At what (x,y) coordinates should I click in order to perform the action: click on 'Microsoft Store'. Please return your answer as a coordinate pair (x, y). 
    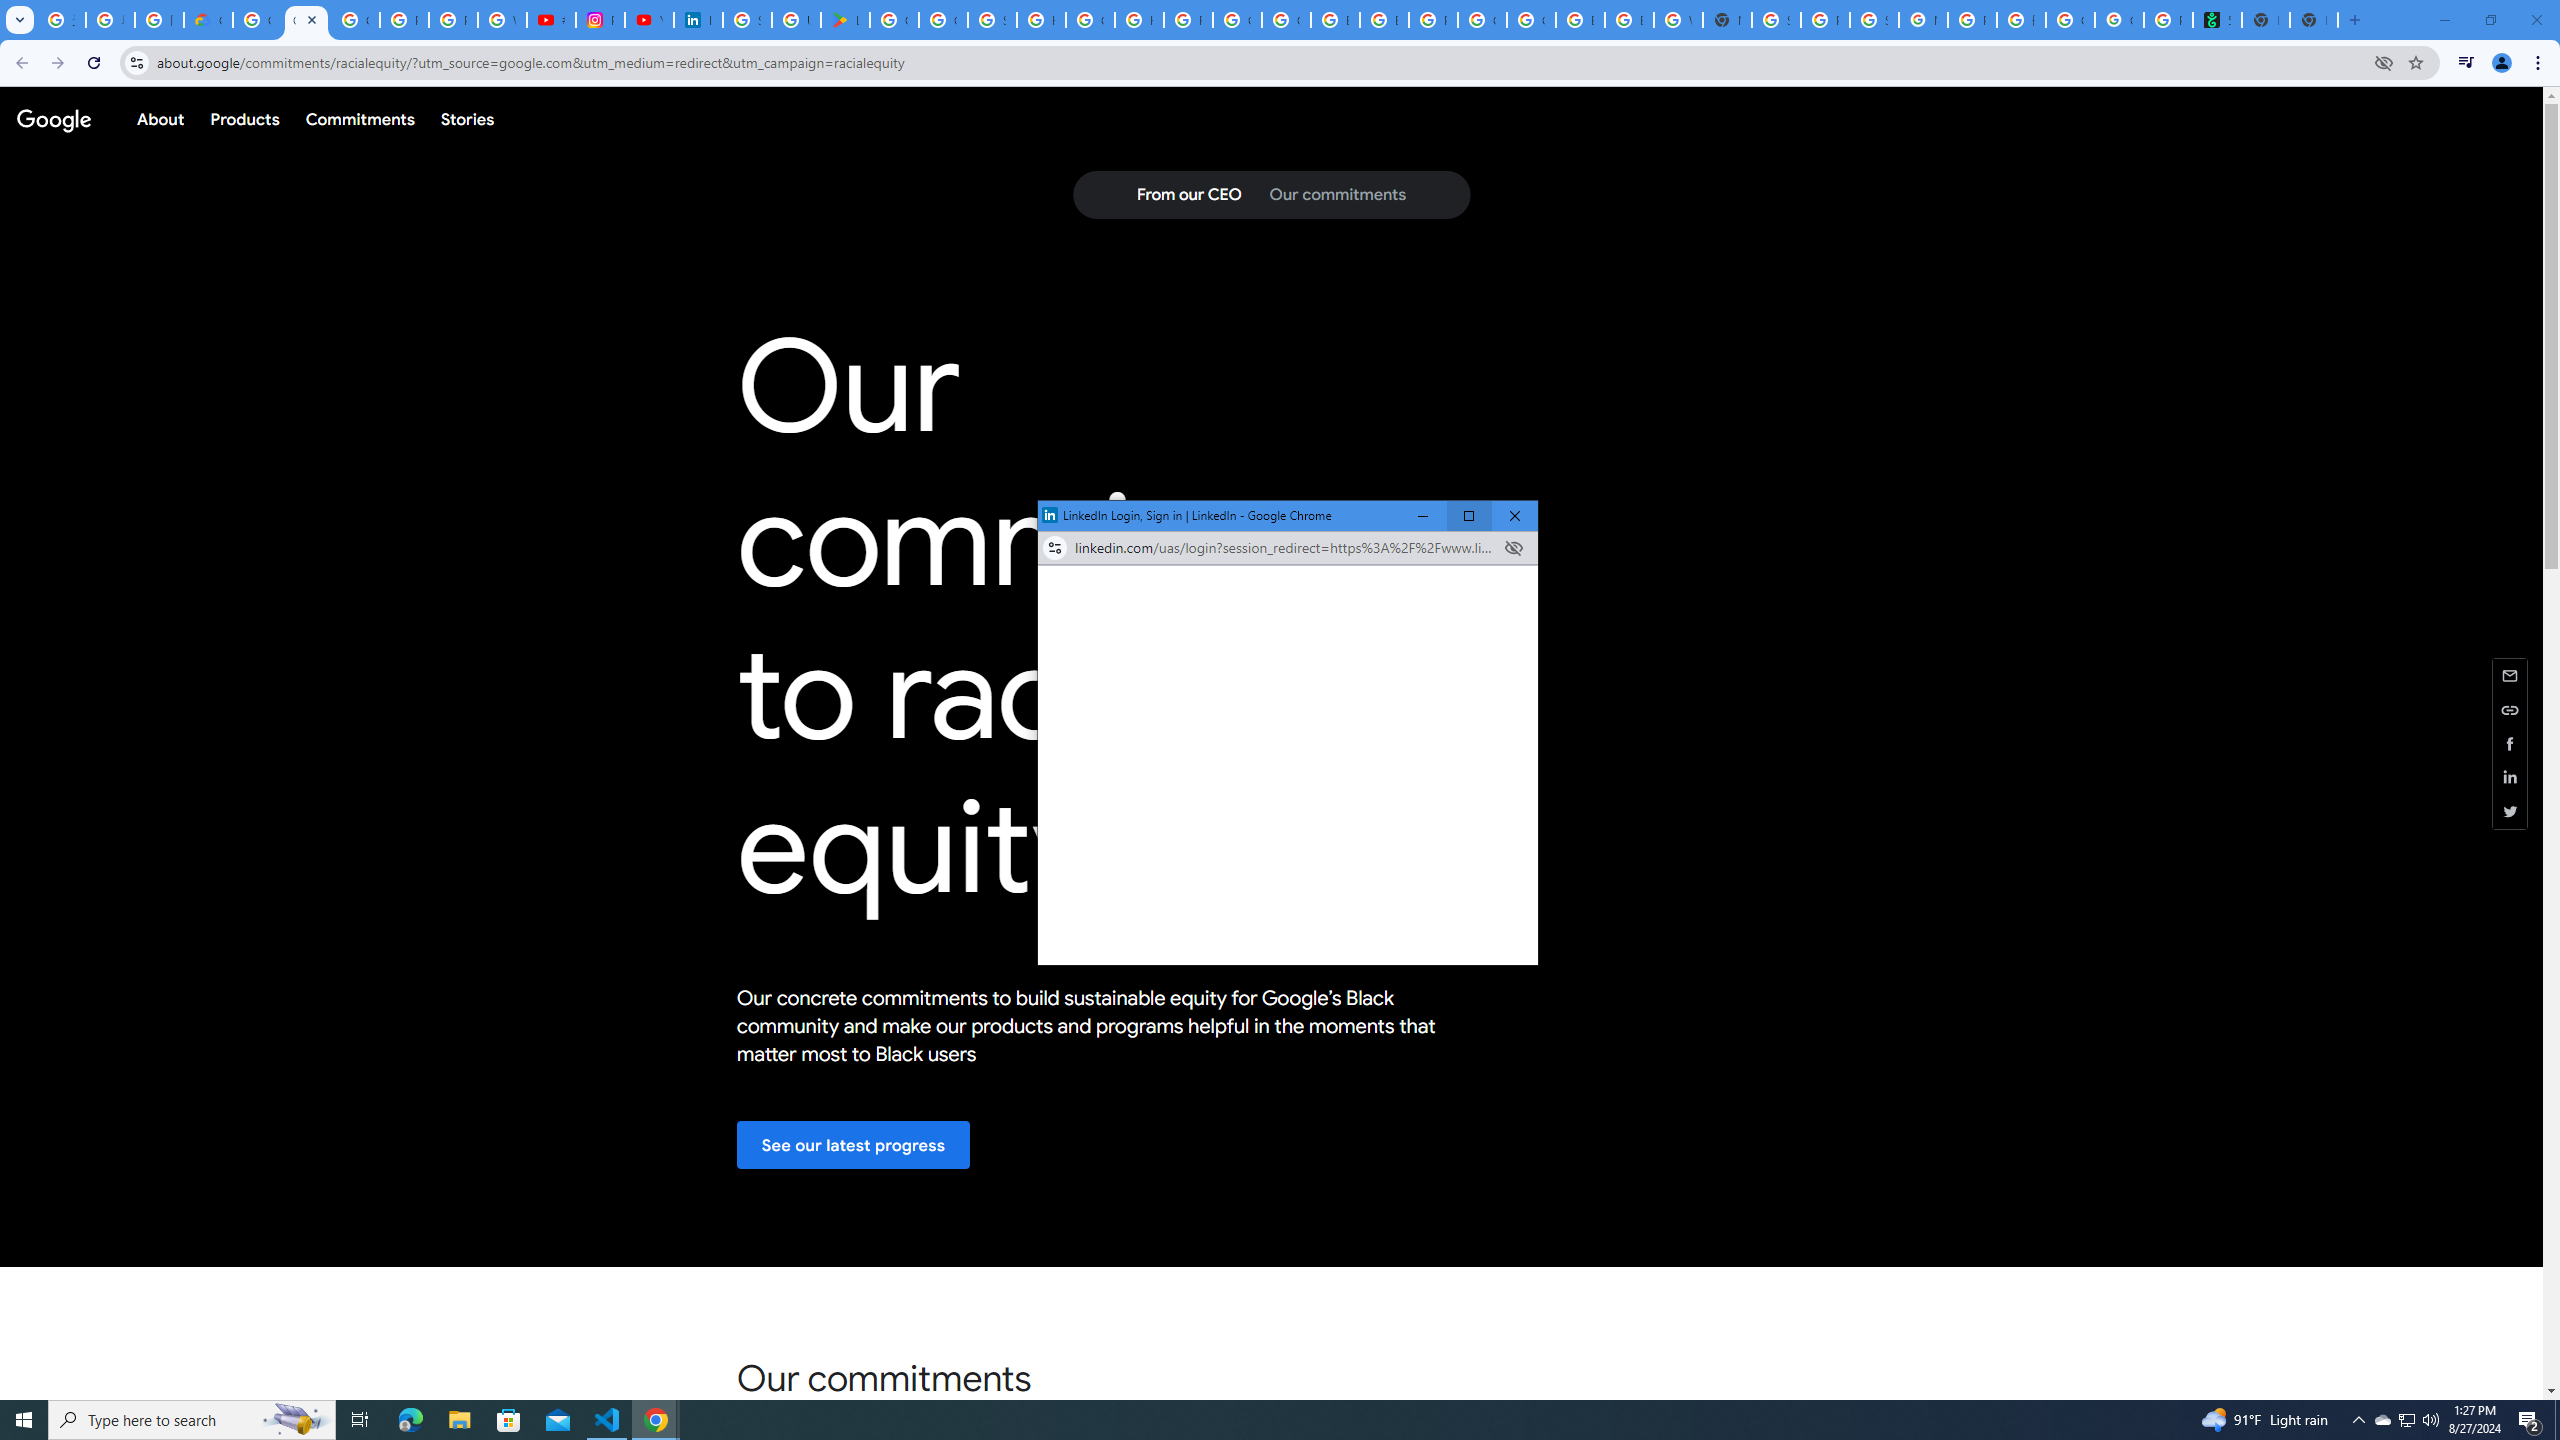
    Looking at the image, I should click on (509, 1418).